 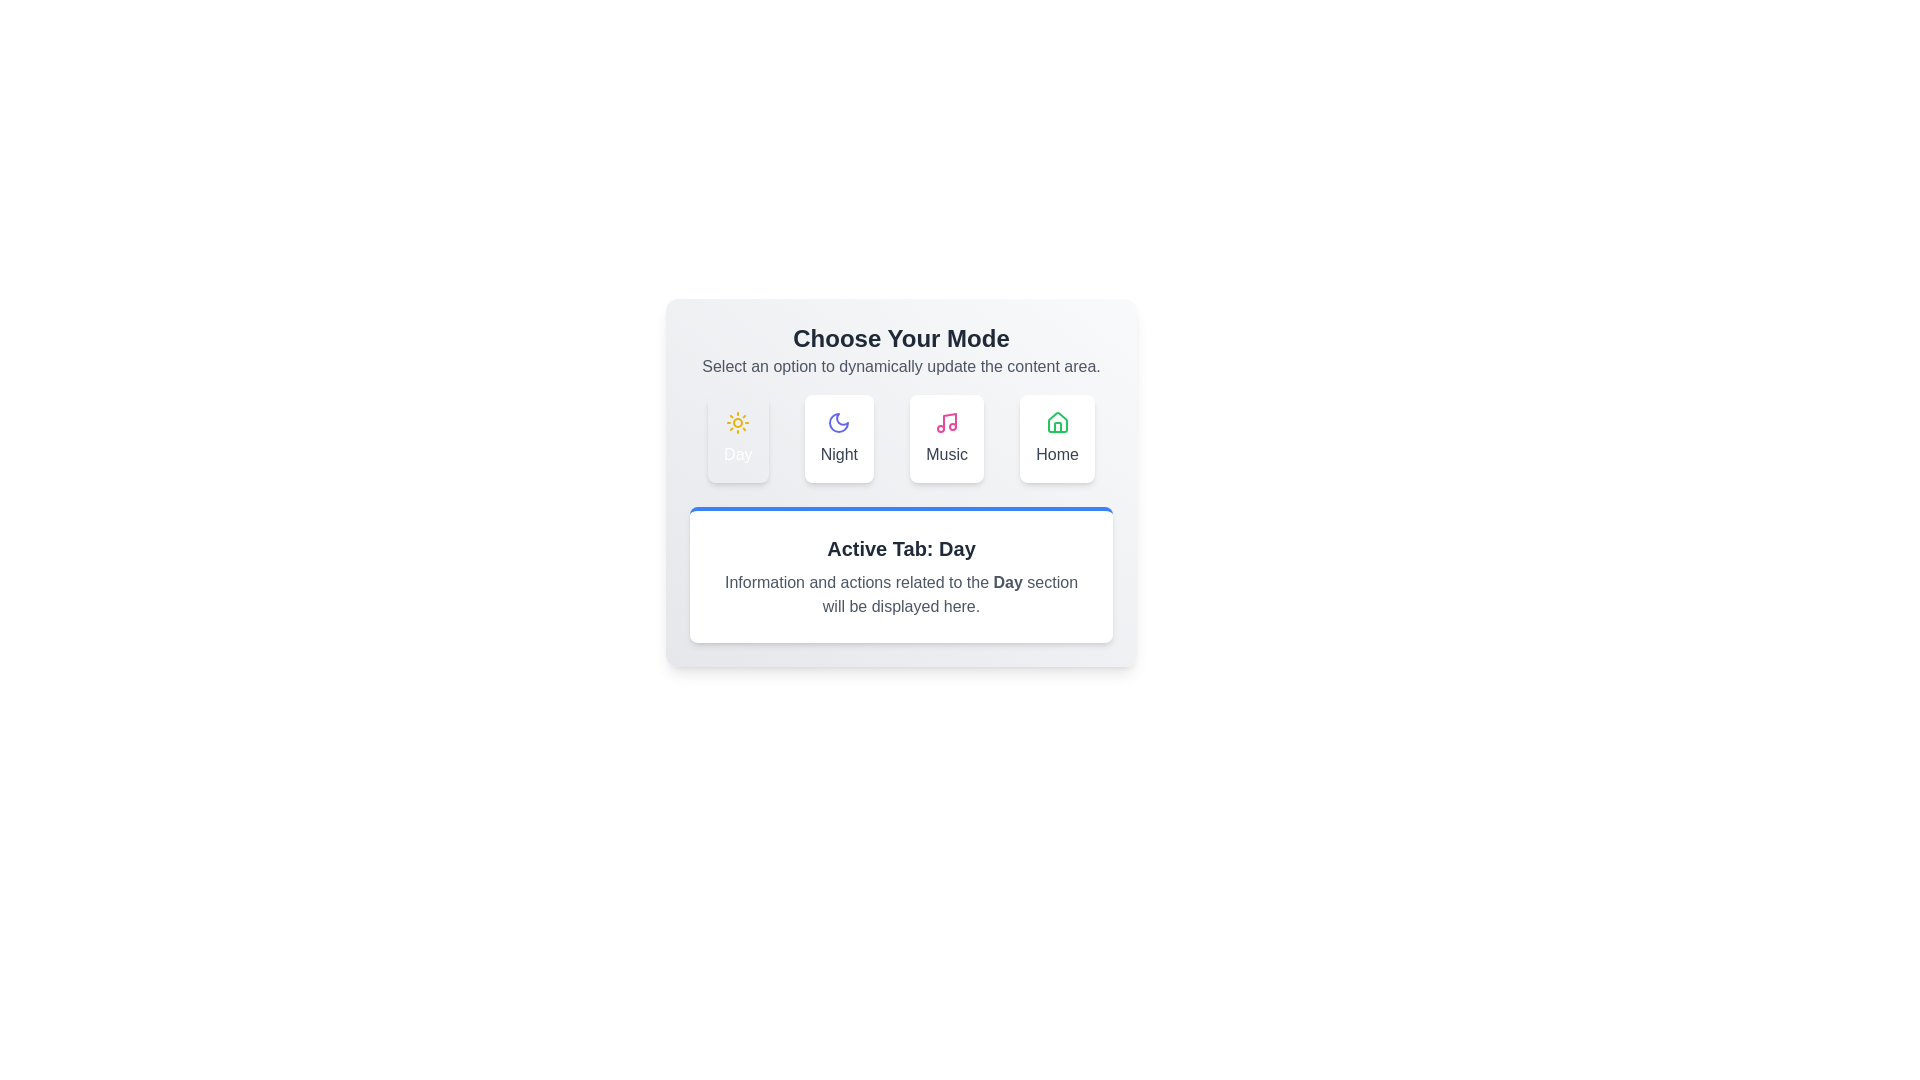 I want to click on the 'Day' button, which is a rounded rectangle with a light yellow background and white text, so click(x=737, y=438).